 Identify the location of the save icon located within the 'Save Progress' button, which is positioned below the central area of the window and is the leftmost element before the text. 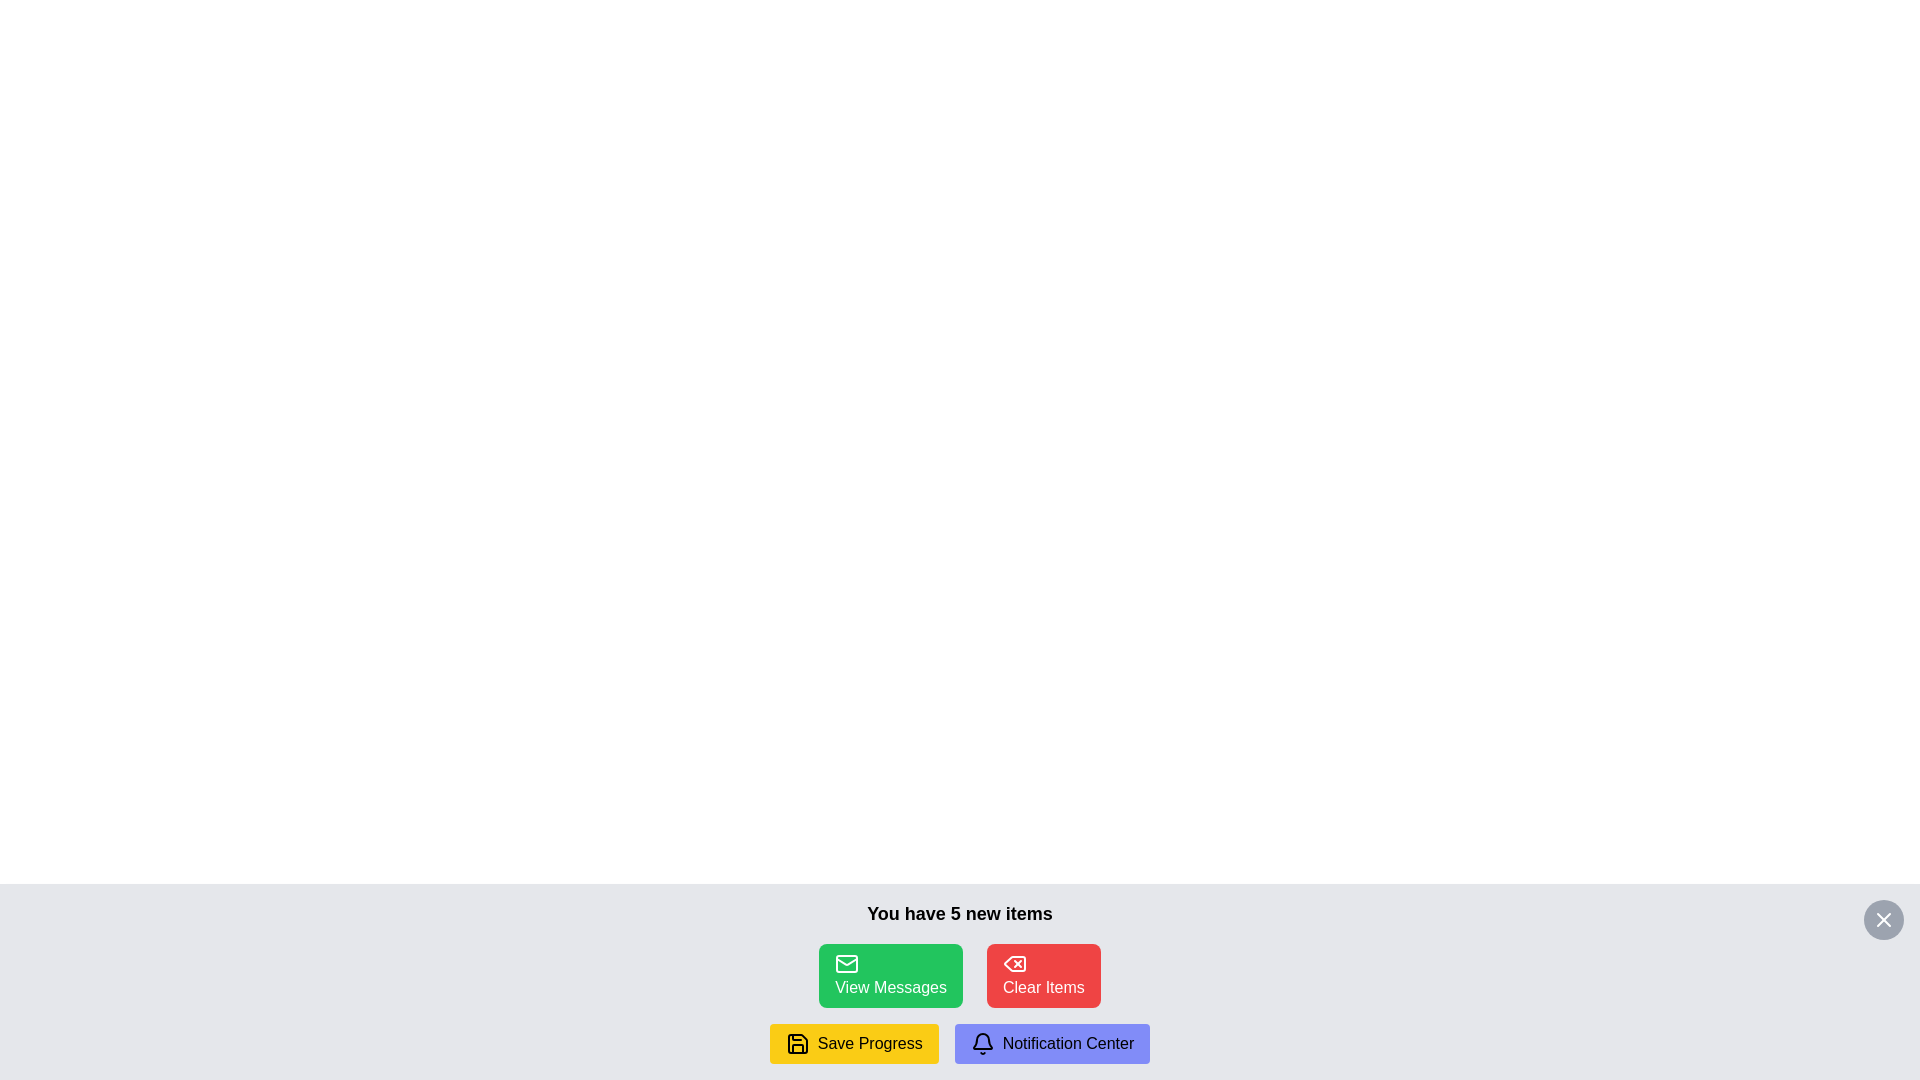
(796, 1043).